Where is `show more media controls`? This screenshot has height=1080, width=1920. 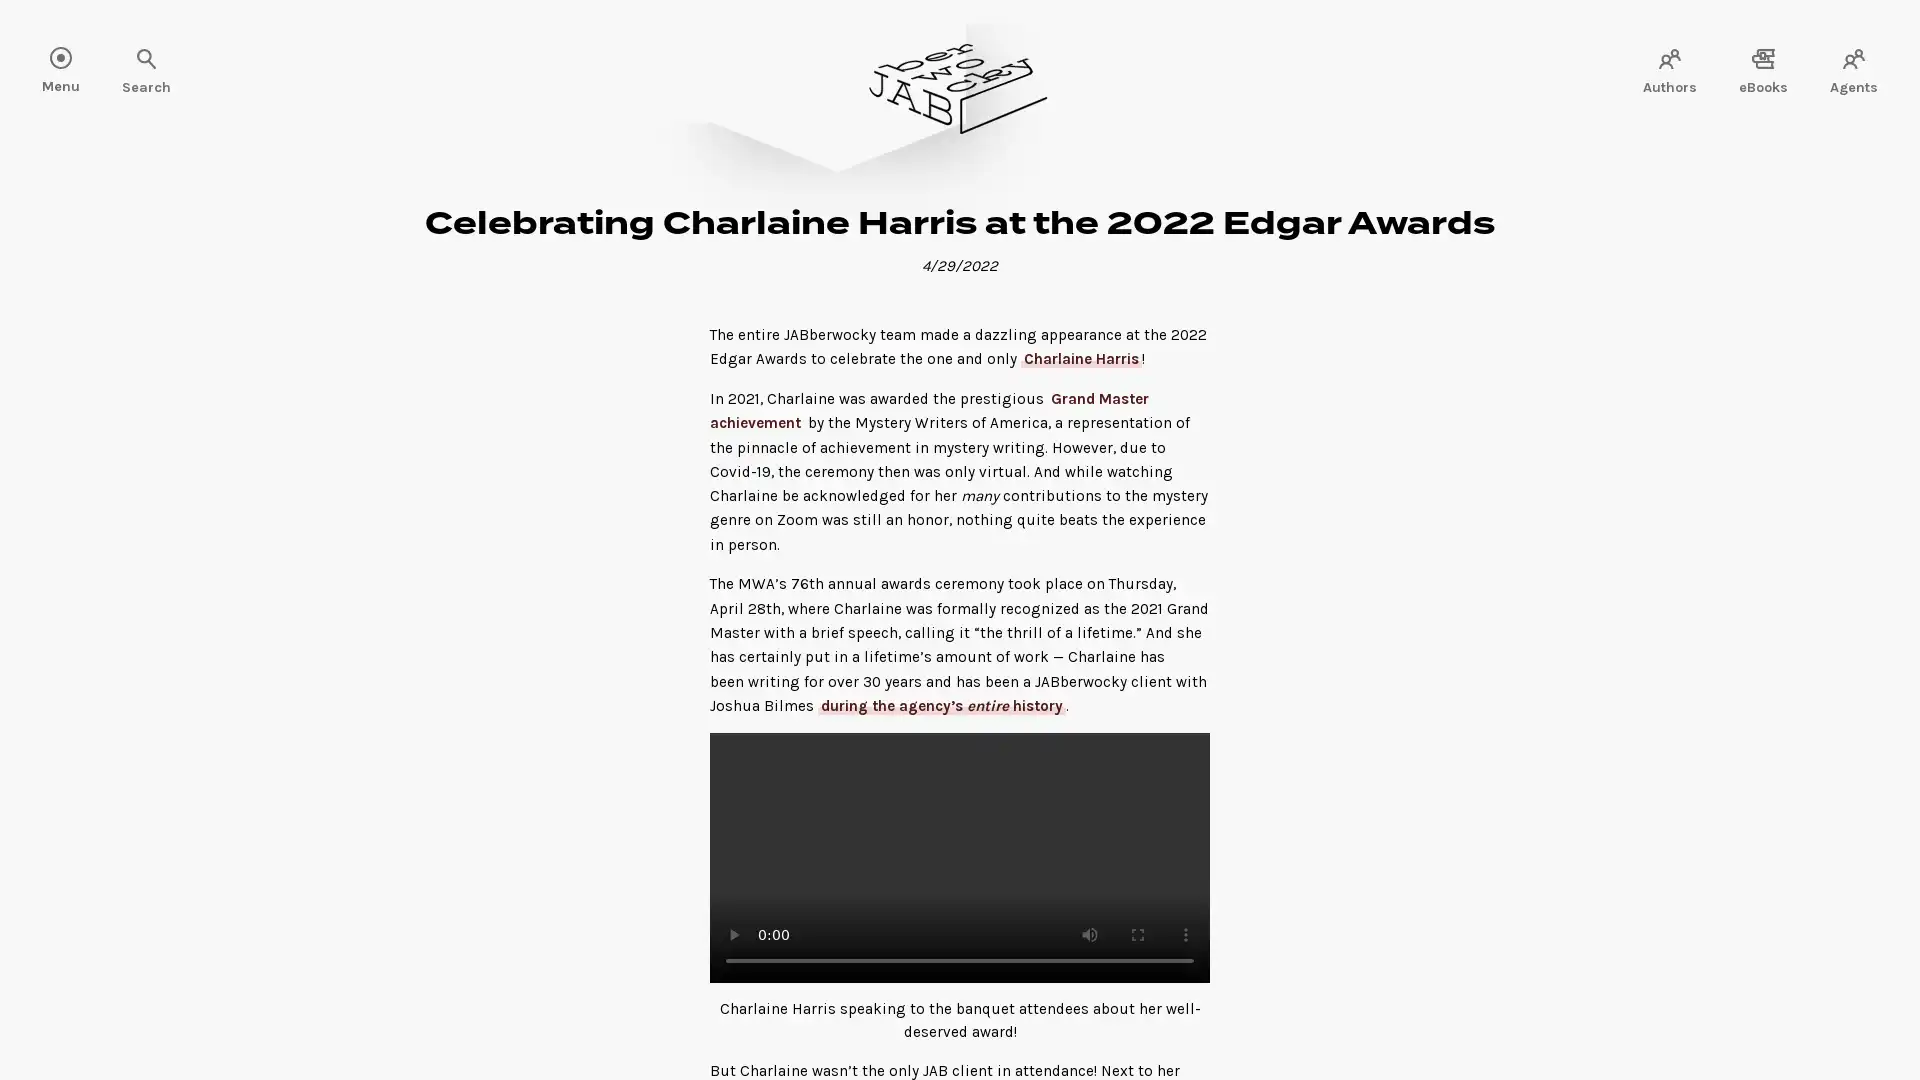
show more media controls is located at coordinates (1185, 934).